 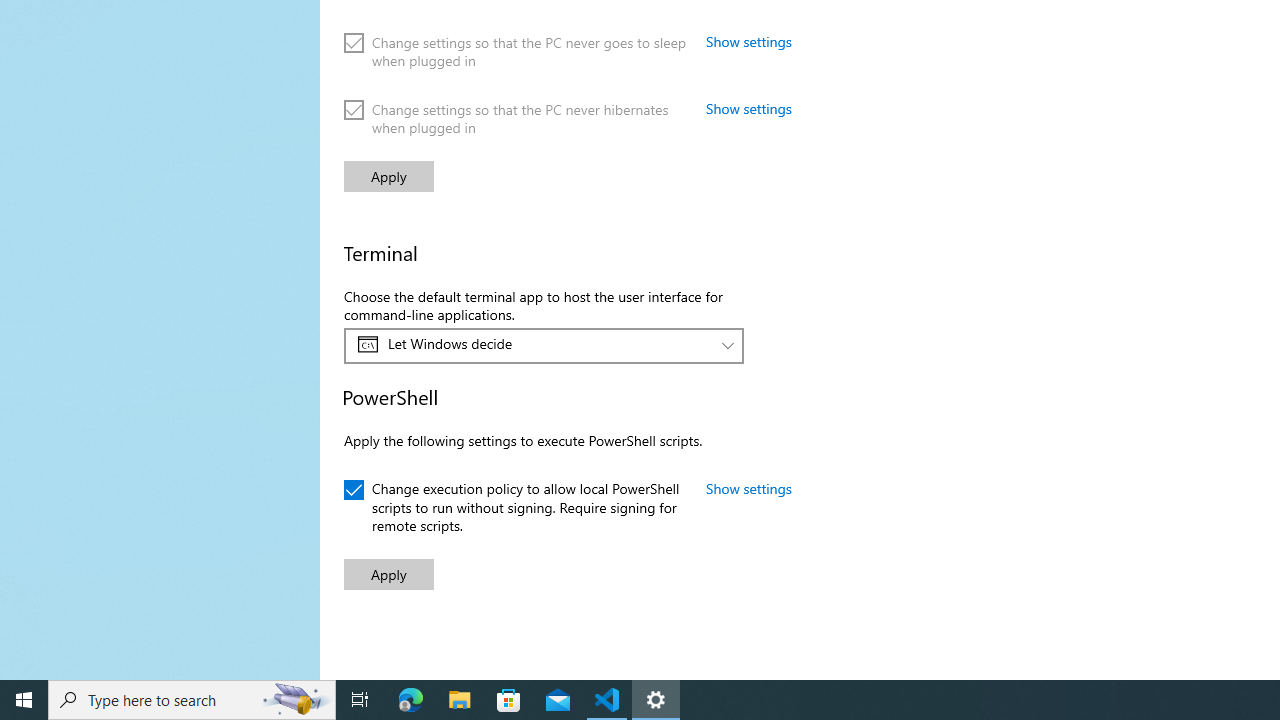 I want to click on 'Search highlights icon opens search home window', so click(x=294, y=698).